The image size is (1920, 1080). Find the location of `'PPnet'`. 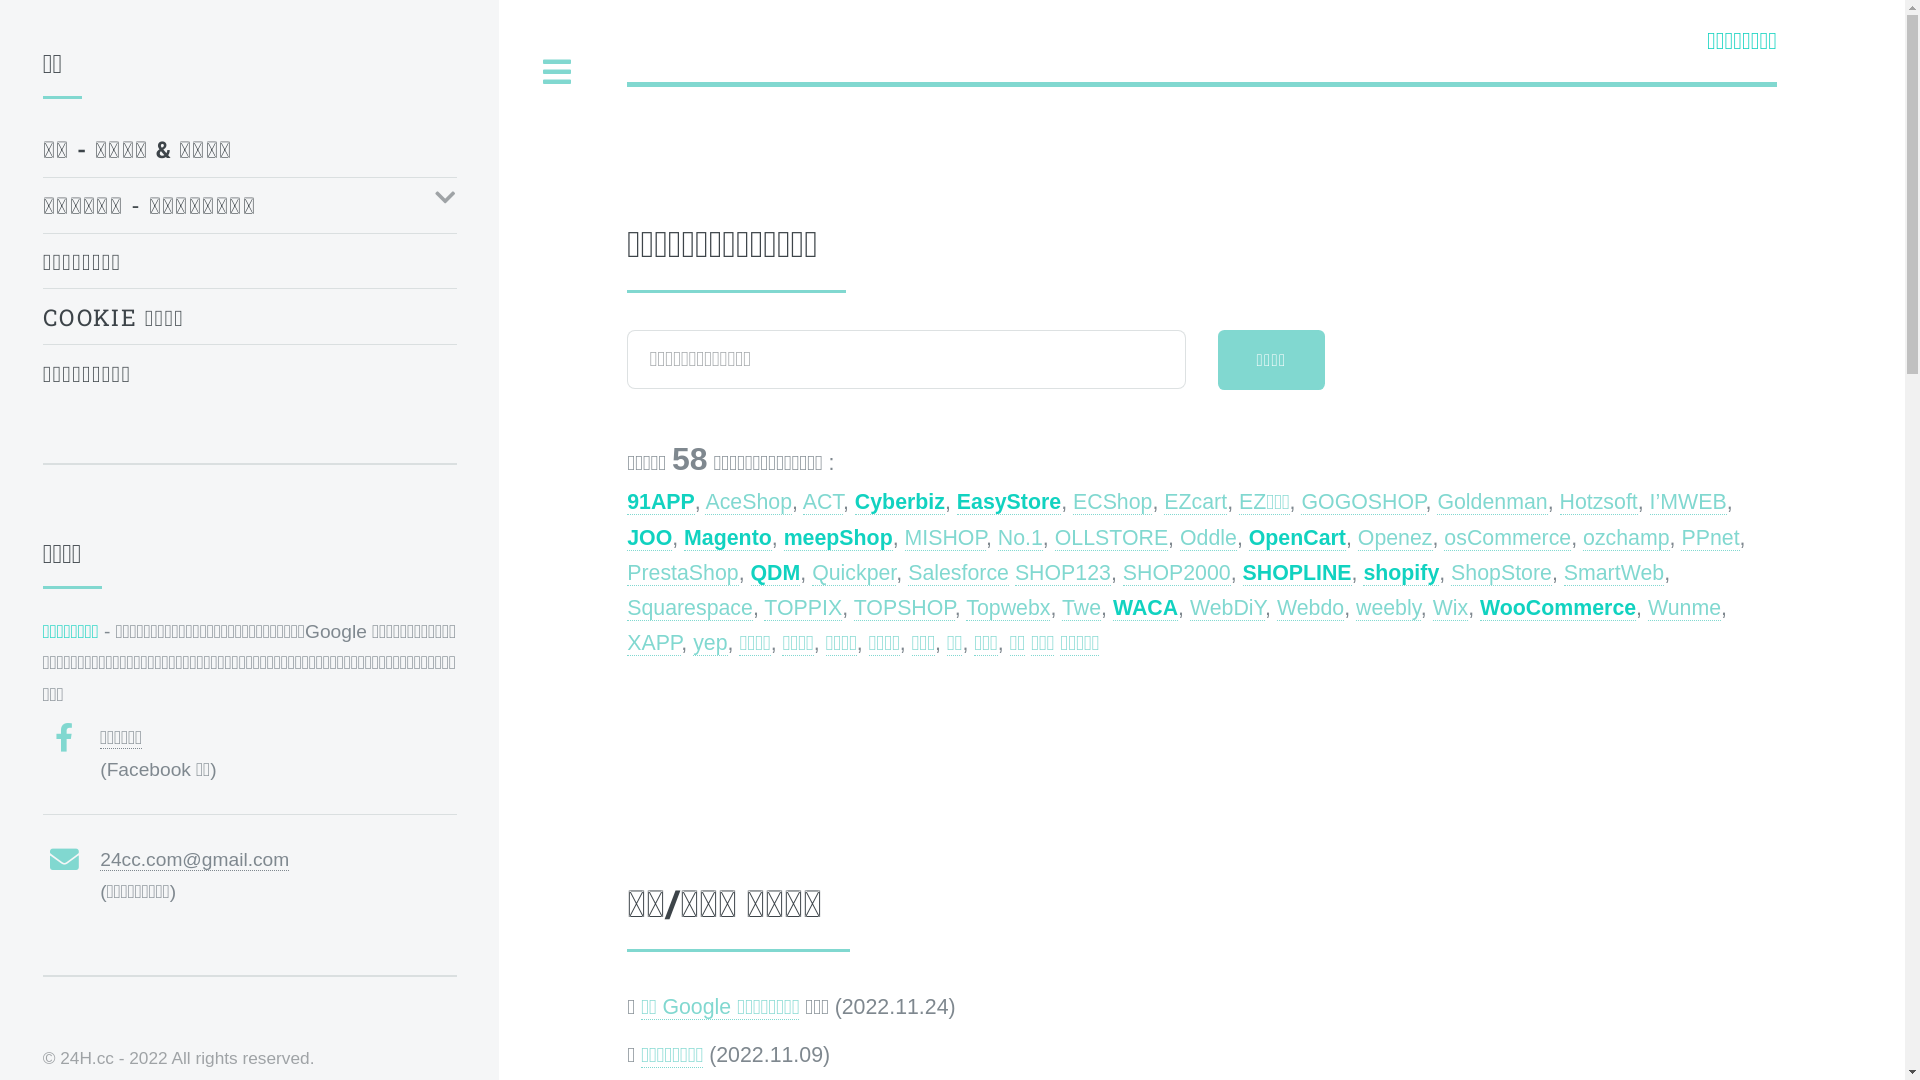

'PPnet' is located at coordinates (1680, 537).